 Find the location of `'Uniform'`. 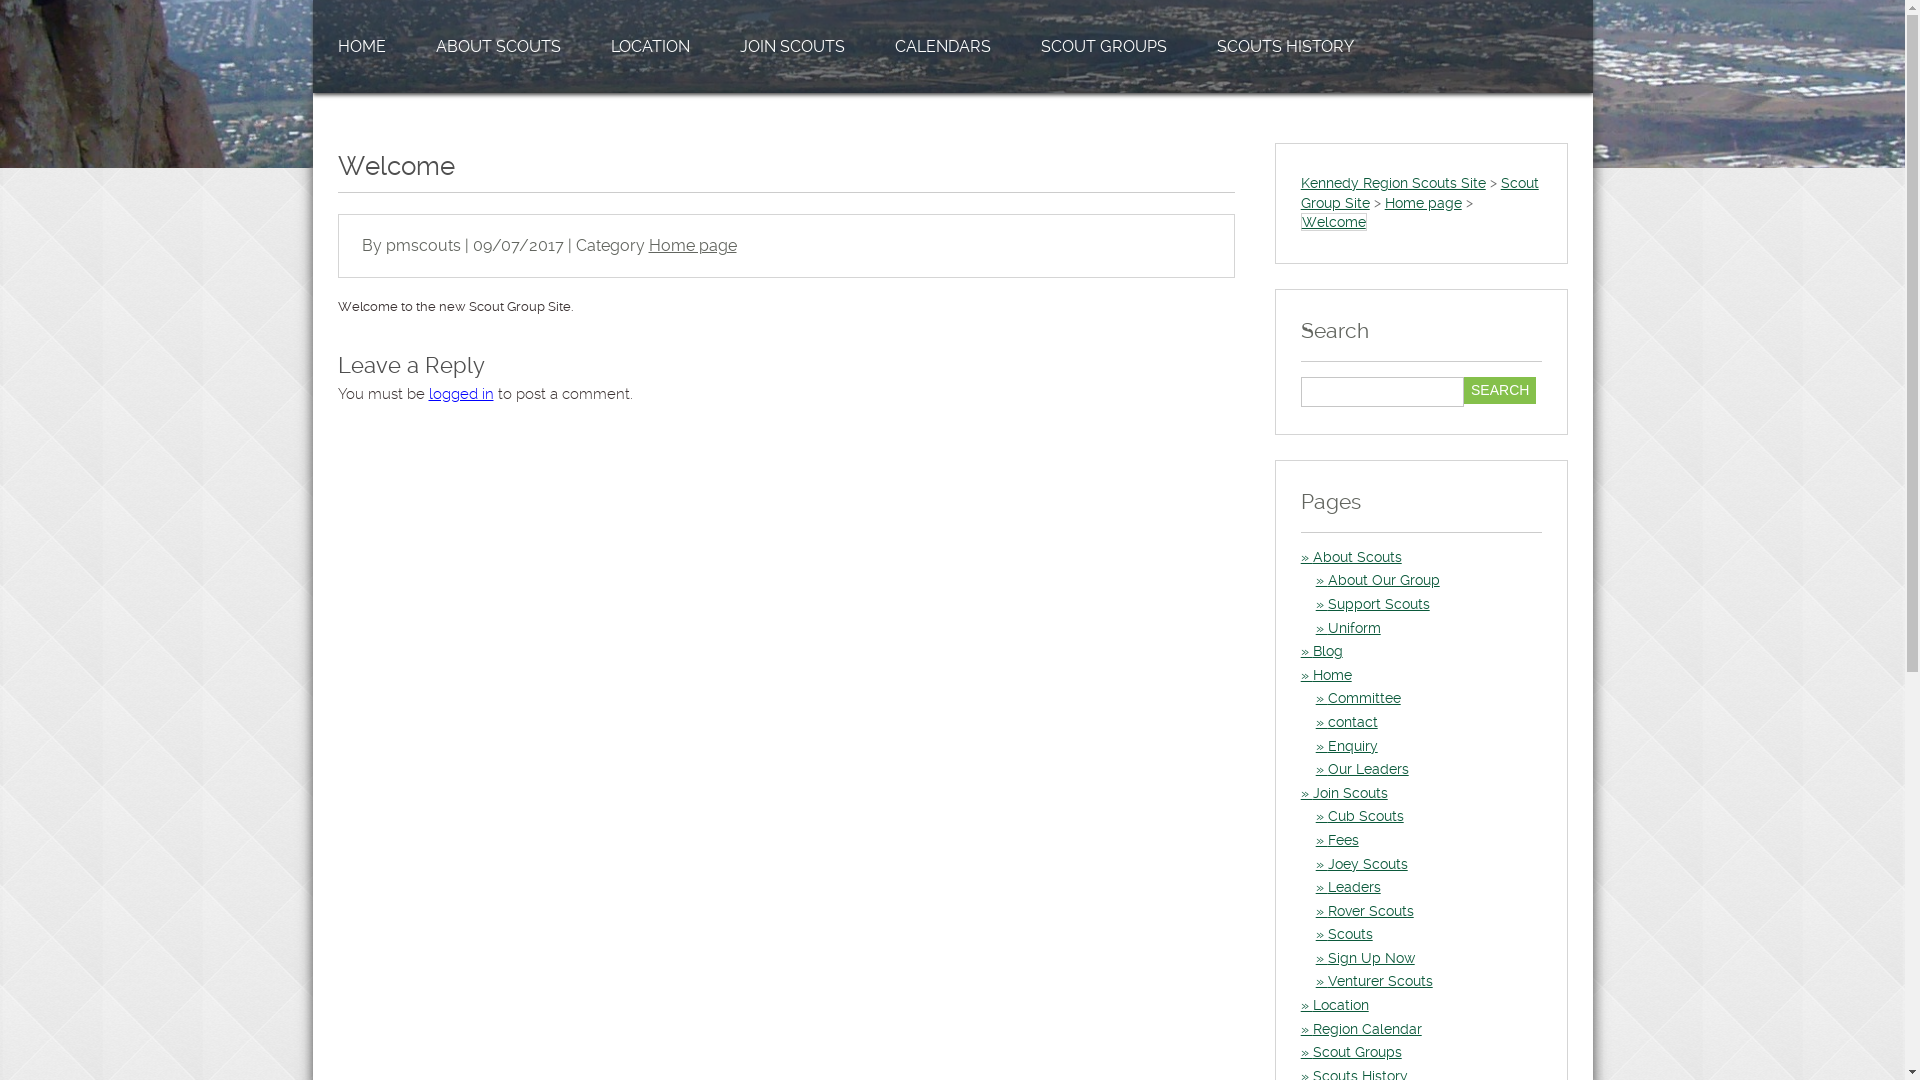

'Uniform' is located at coordinates (1348, 627).